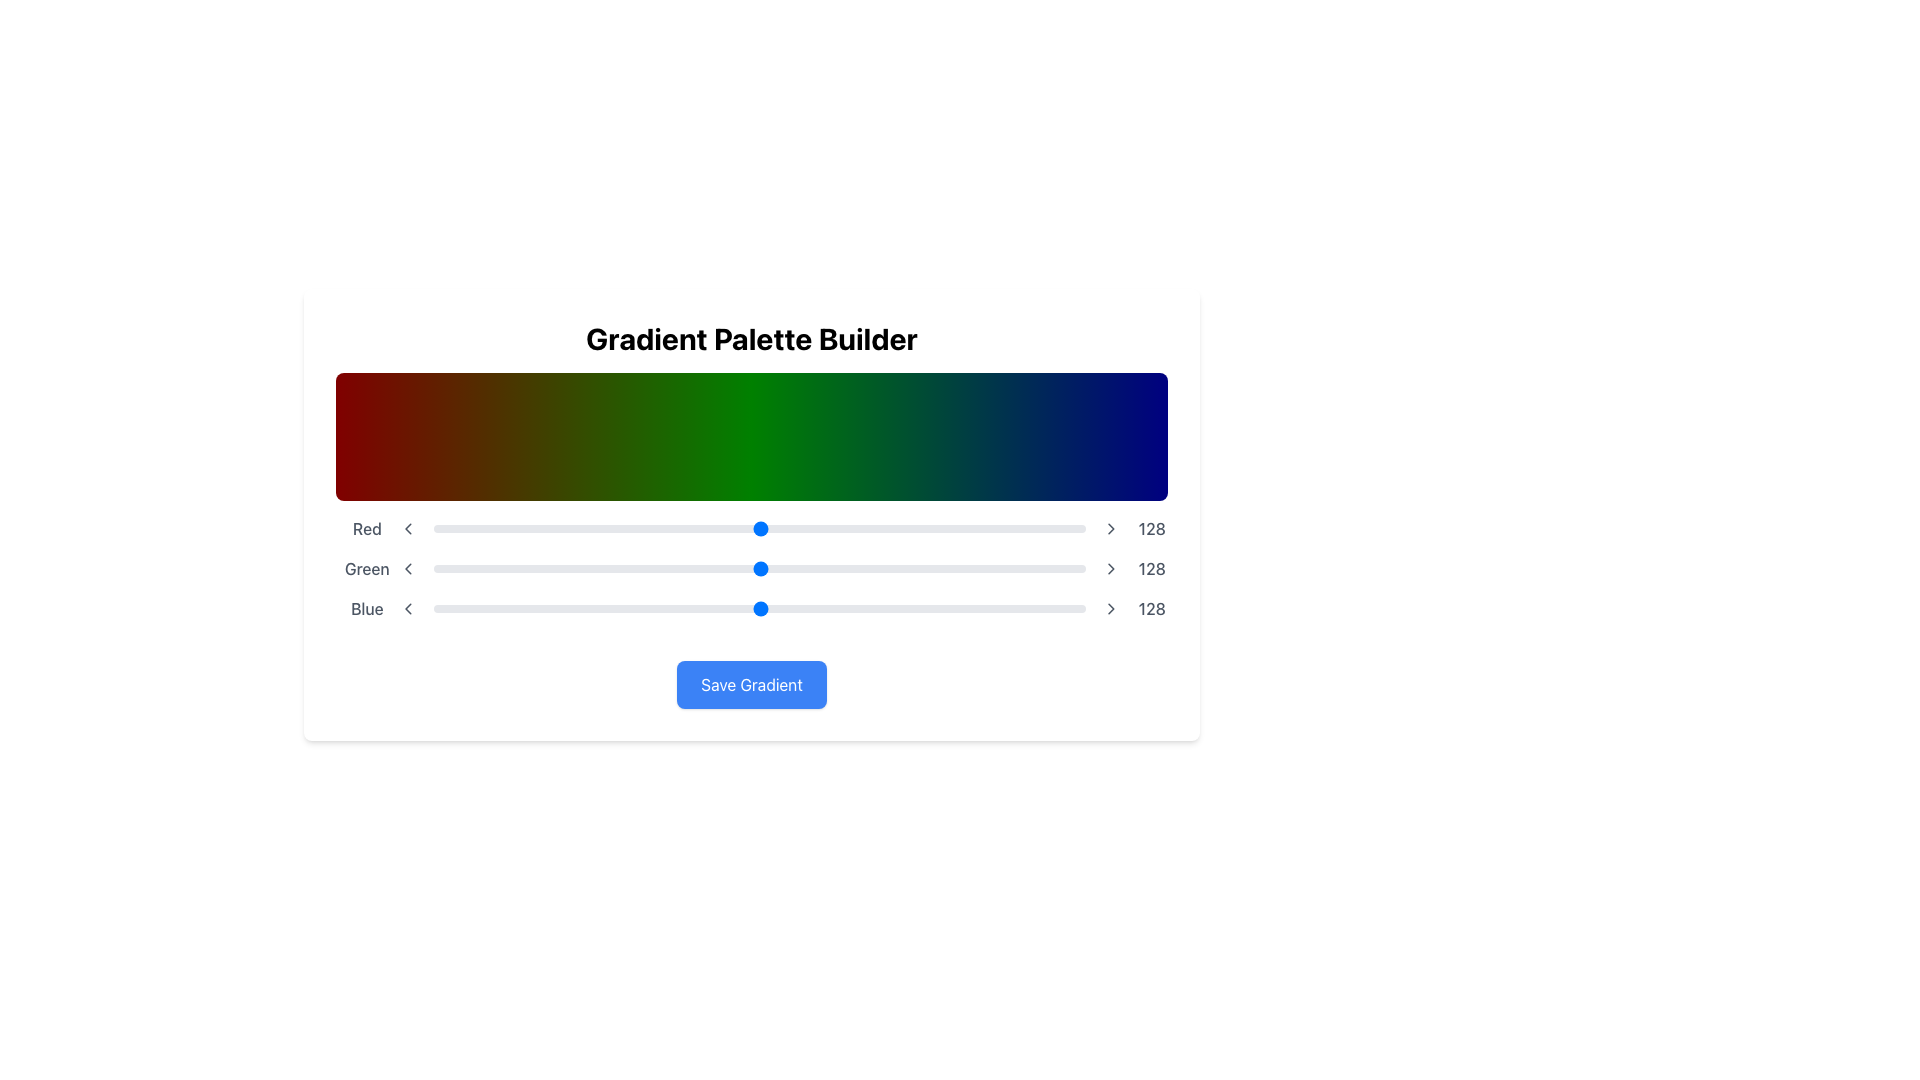 The width and height of the screenshot is (1920, 1080). What do you see at coordinates (648, 604) in the screenshot?
I see `the blue color intensity` at bounding box center [648, 604].